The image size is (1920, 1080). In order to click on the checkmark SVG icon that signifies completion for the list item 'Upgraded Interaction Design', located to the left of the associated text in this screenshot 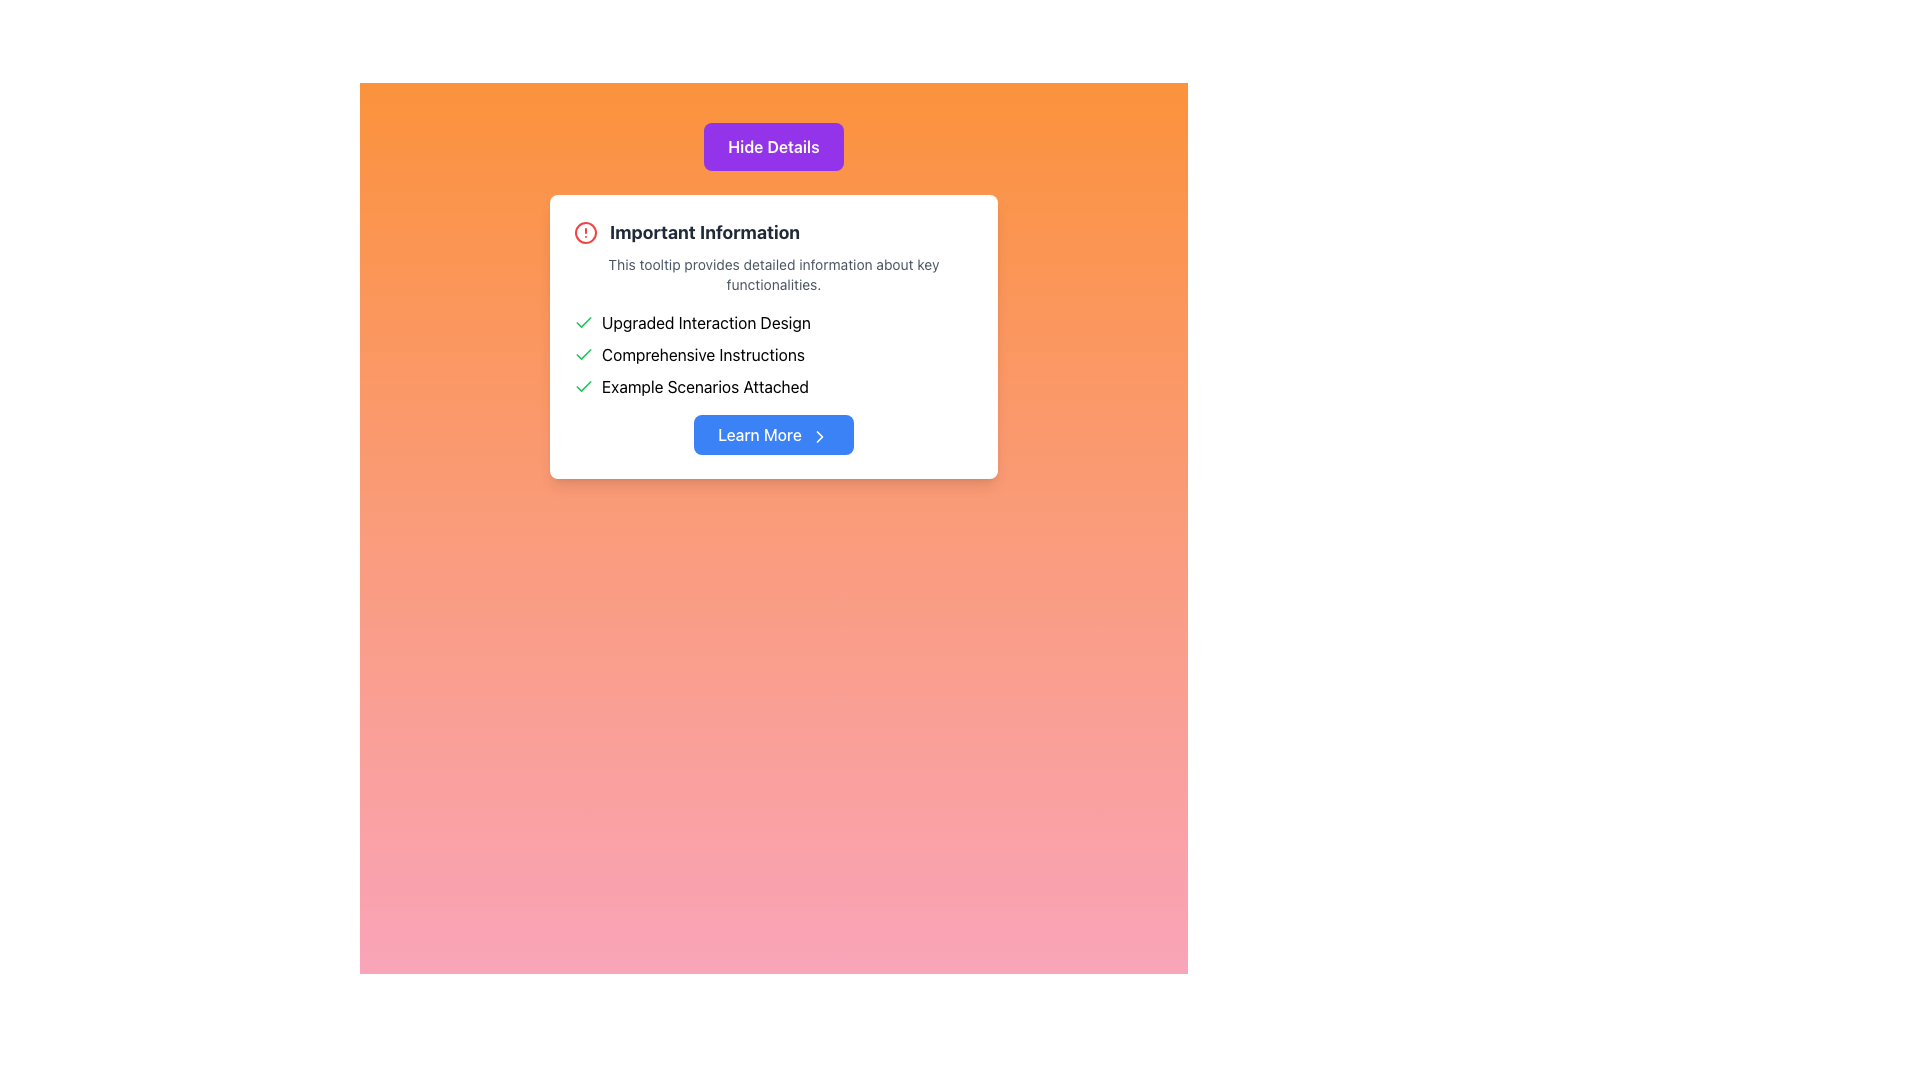, I will do `click(583, 322)`.